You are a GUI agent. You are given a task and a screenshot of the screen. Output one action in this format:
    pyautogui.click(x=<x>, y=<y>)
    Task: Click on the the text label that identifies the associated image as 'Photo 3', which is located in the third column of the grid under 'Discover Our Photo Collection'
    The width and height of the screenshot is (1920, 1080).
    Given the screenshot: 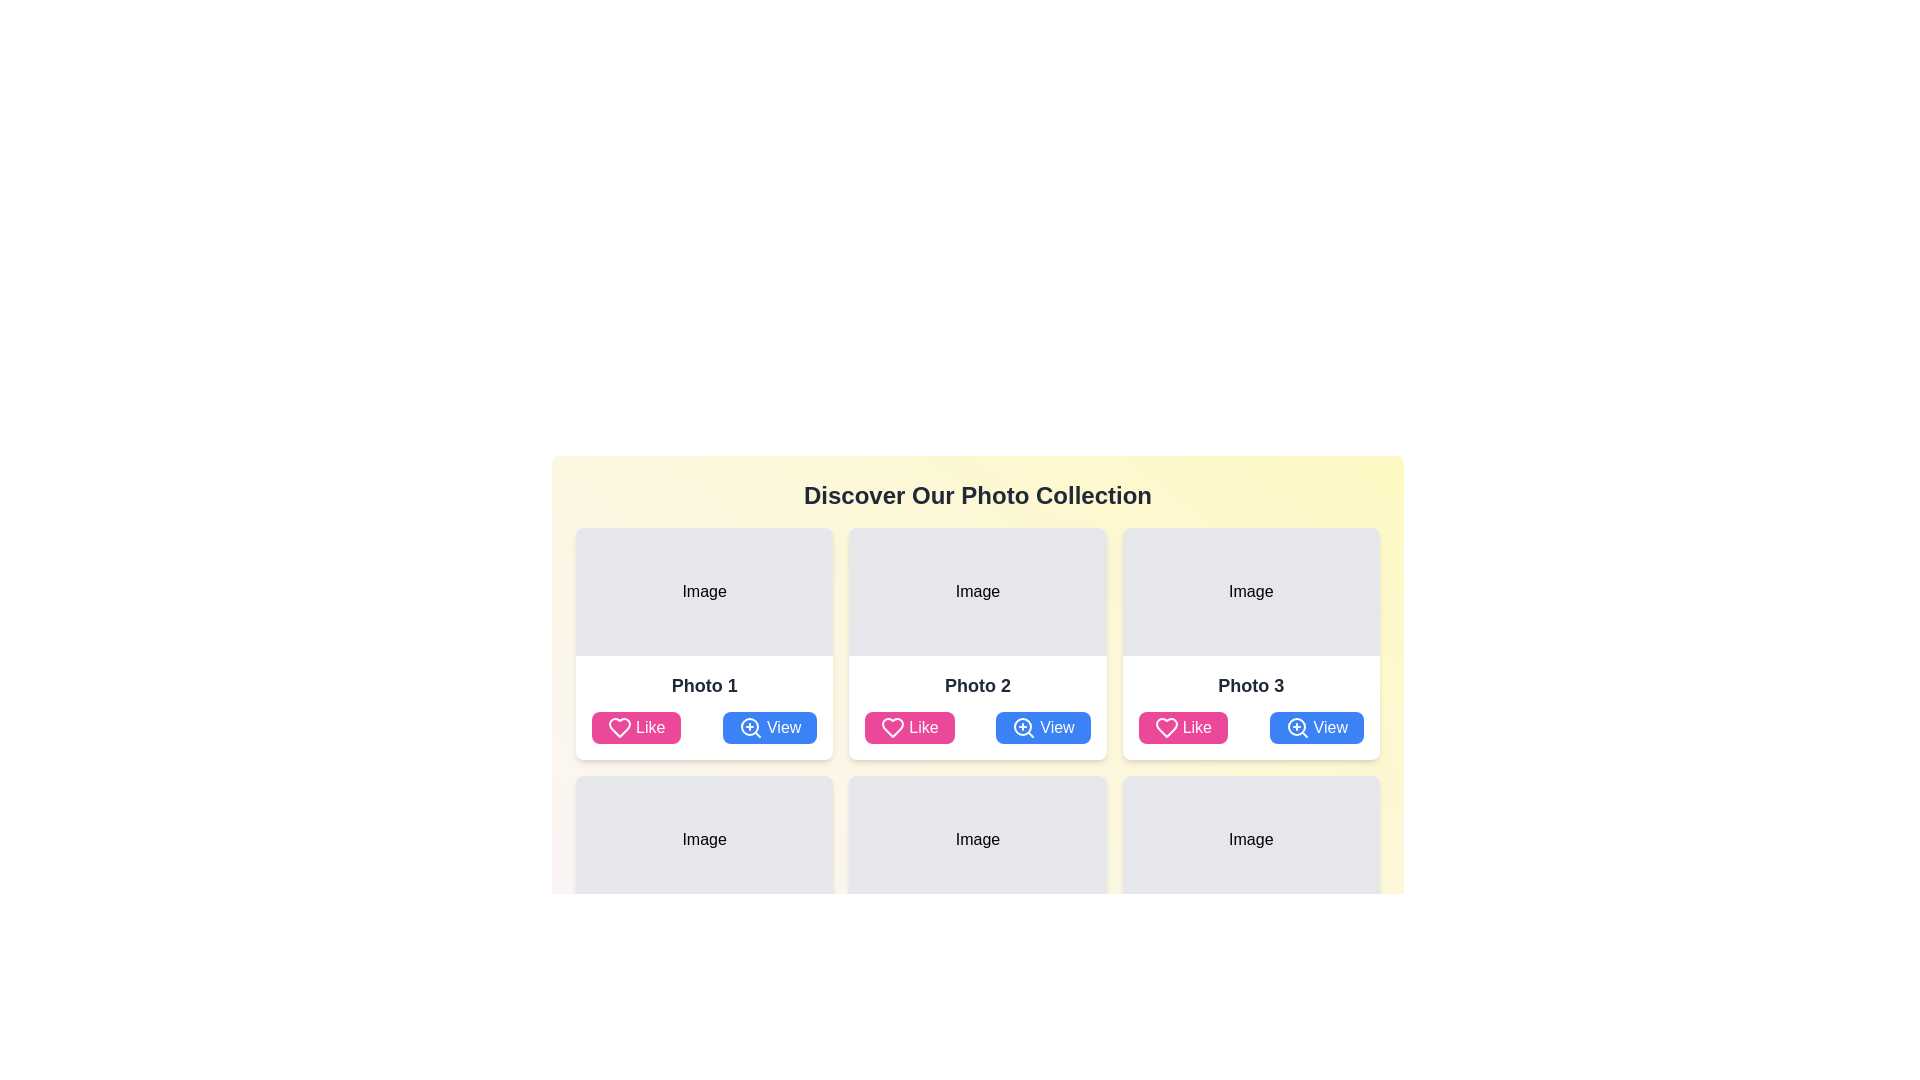 What is the action you would take?
    pyautogui.click(x=1250, y=685)
    